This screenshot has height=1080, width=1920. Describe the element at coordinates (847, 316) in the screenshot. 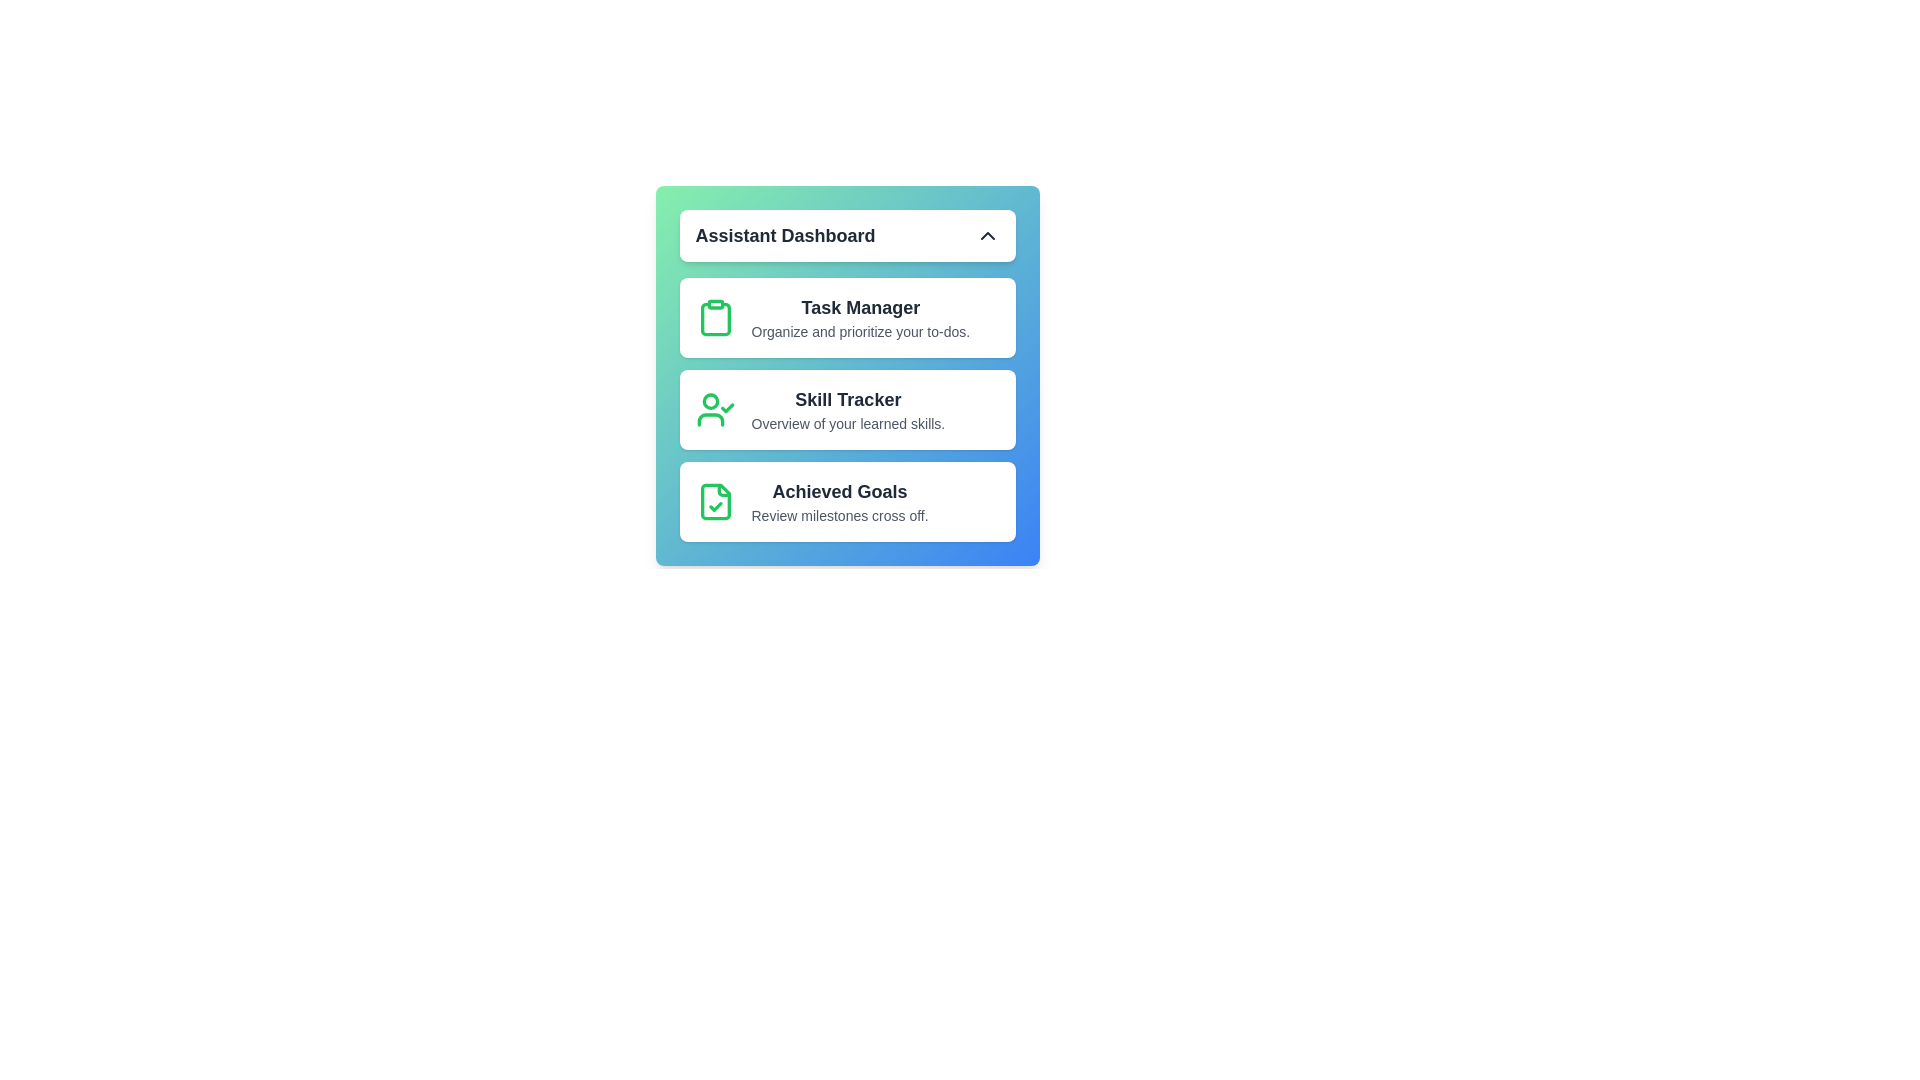

I see `the option Task Manager to preview its effect` at that location.